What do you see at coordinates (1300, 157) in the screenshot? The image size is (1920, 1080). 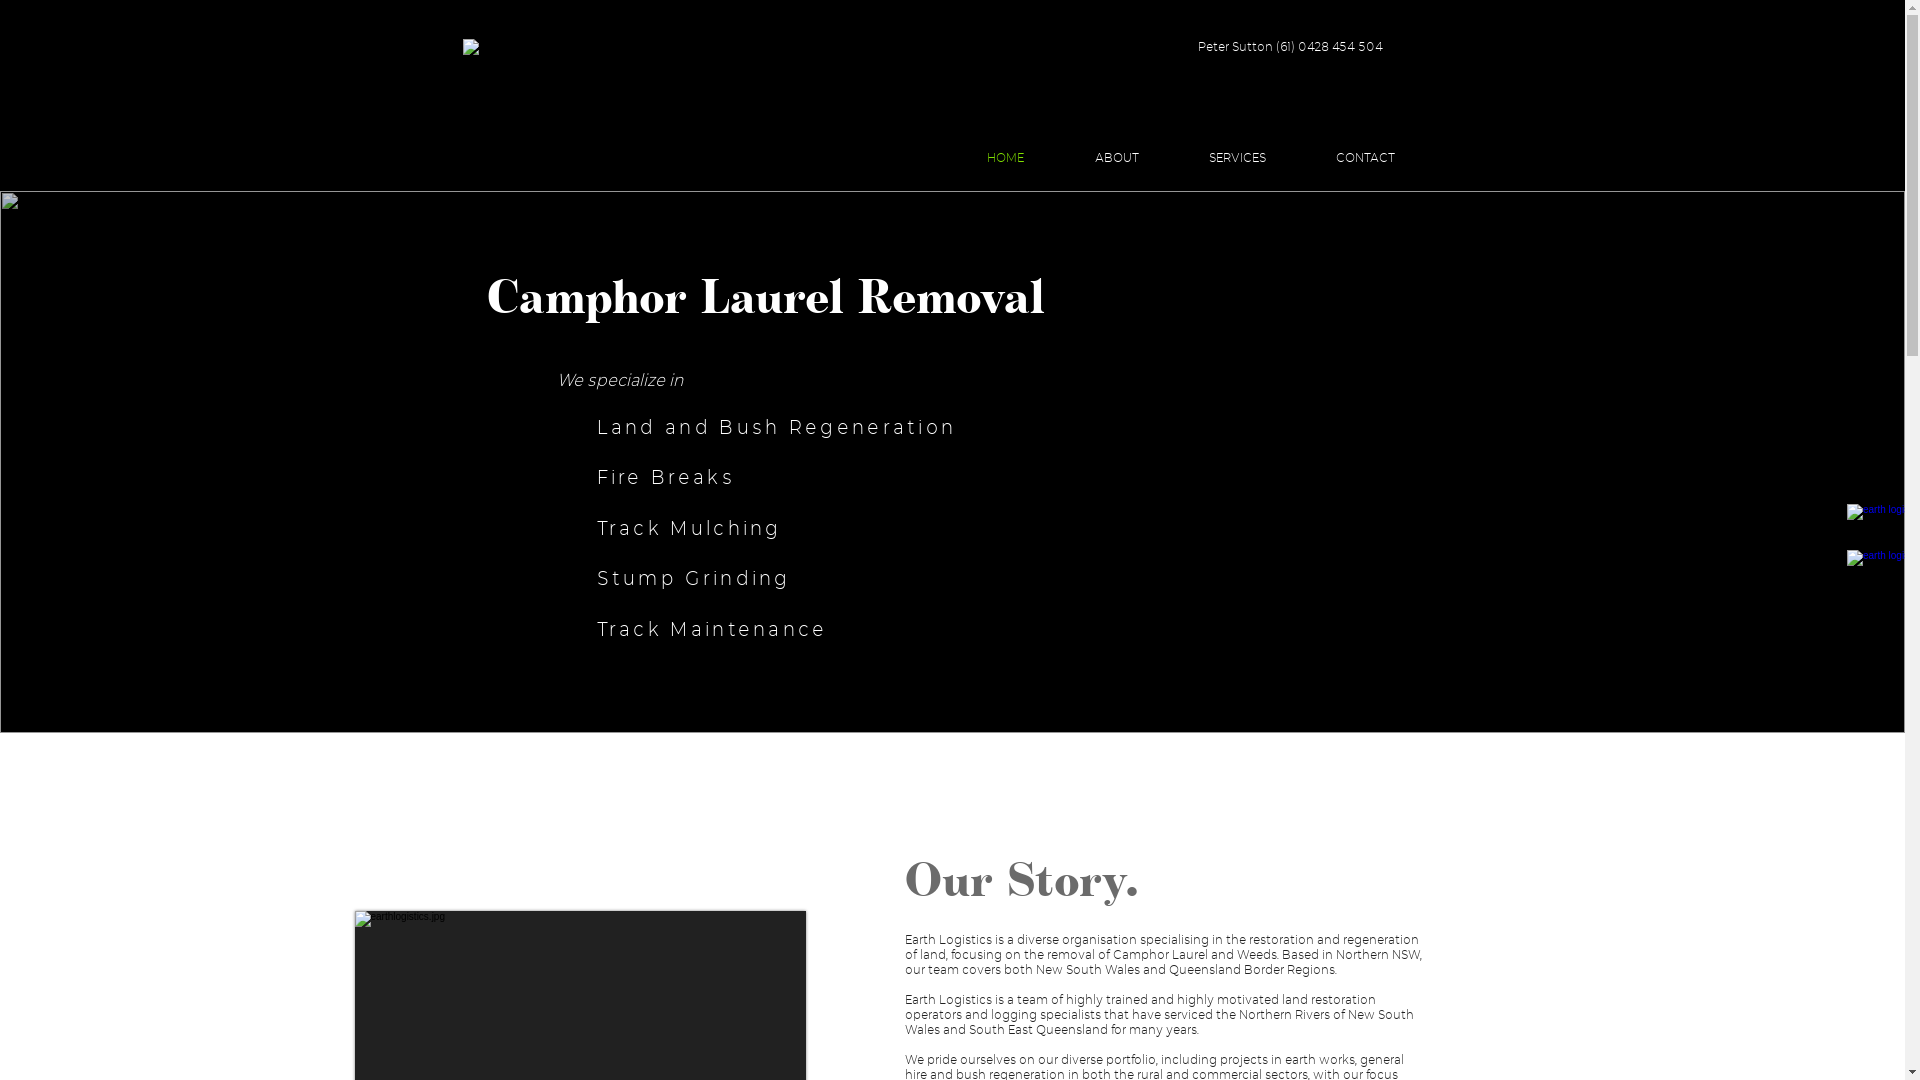 I see `'CONTACT'` at bounding box center [1300, 157].